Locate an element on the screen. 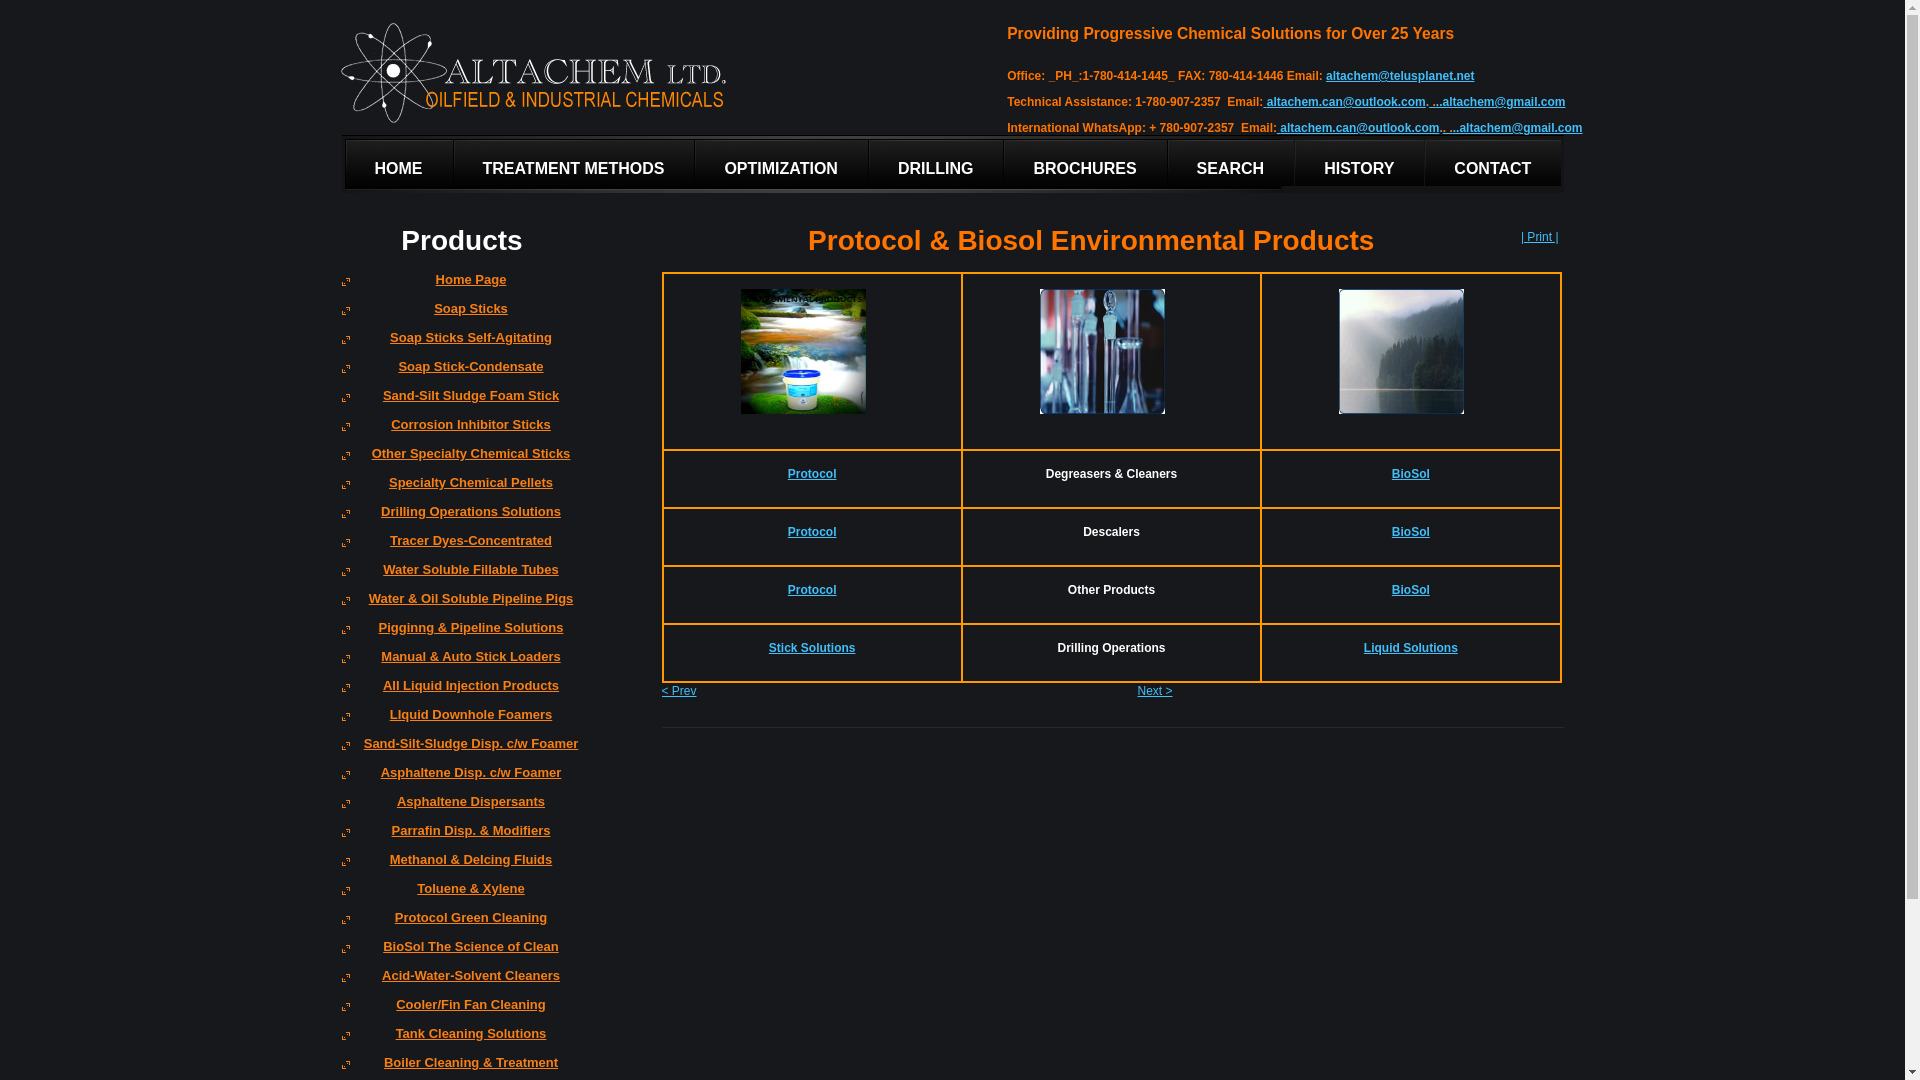 The height and width of the screenshot is (1080, 1920). 'BROCHURES' is located at coordinates (1083, 163).